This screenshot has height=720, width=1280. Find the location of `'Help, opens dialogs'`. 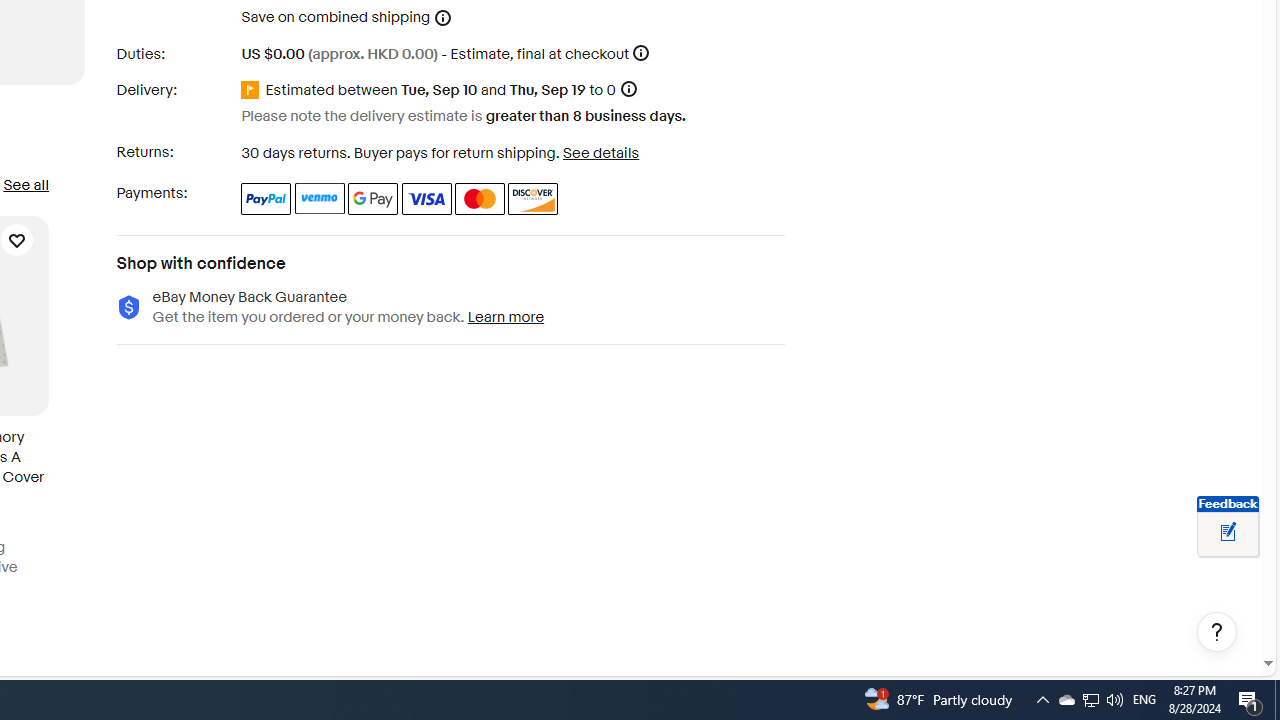

'Help, opens dialogs' is located at coordinates (1216, 632).